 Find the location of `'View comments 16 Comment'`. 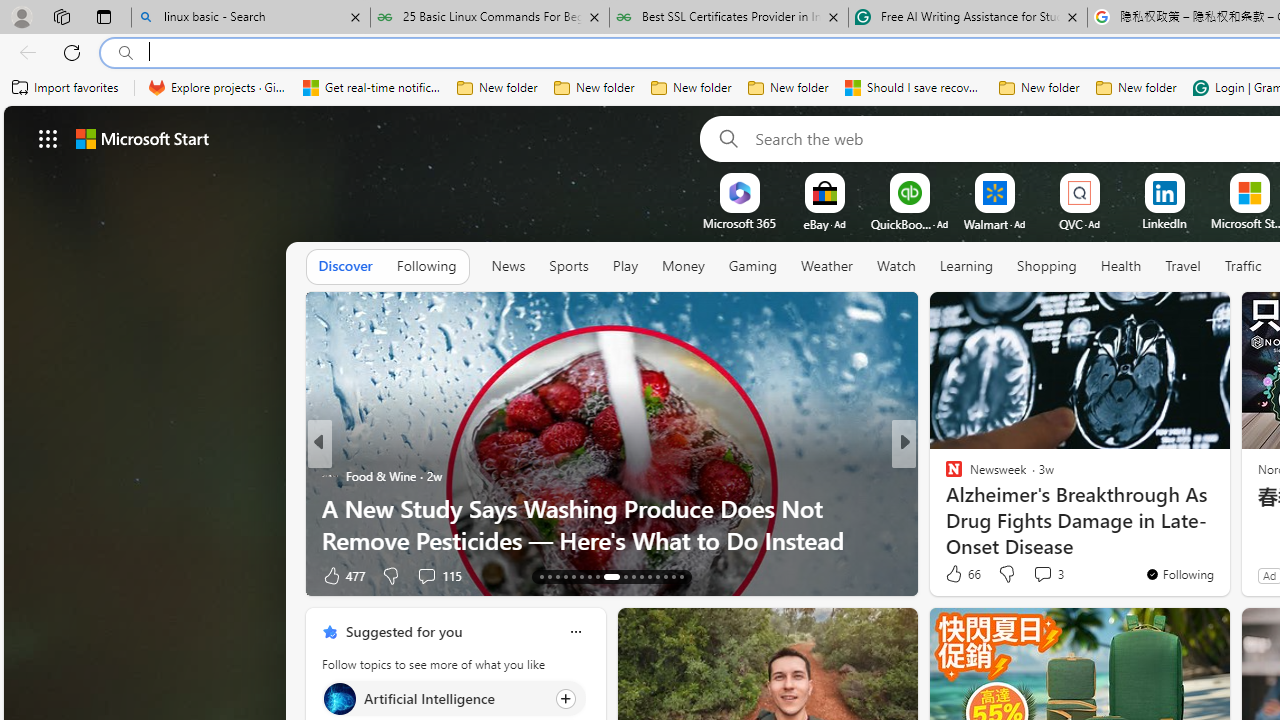

'View comments 16 Comment' is located at coordinates (1041, 575).